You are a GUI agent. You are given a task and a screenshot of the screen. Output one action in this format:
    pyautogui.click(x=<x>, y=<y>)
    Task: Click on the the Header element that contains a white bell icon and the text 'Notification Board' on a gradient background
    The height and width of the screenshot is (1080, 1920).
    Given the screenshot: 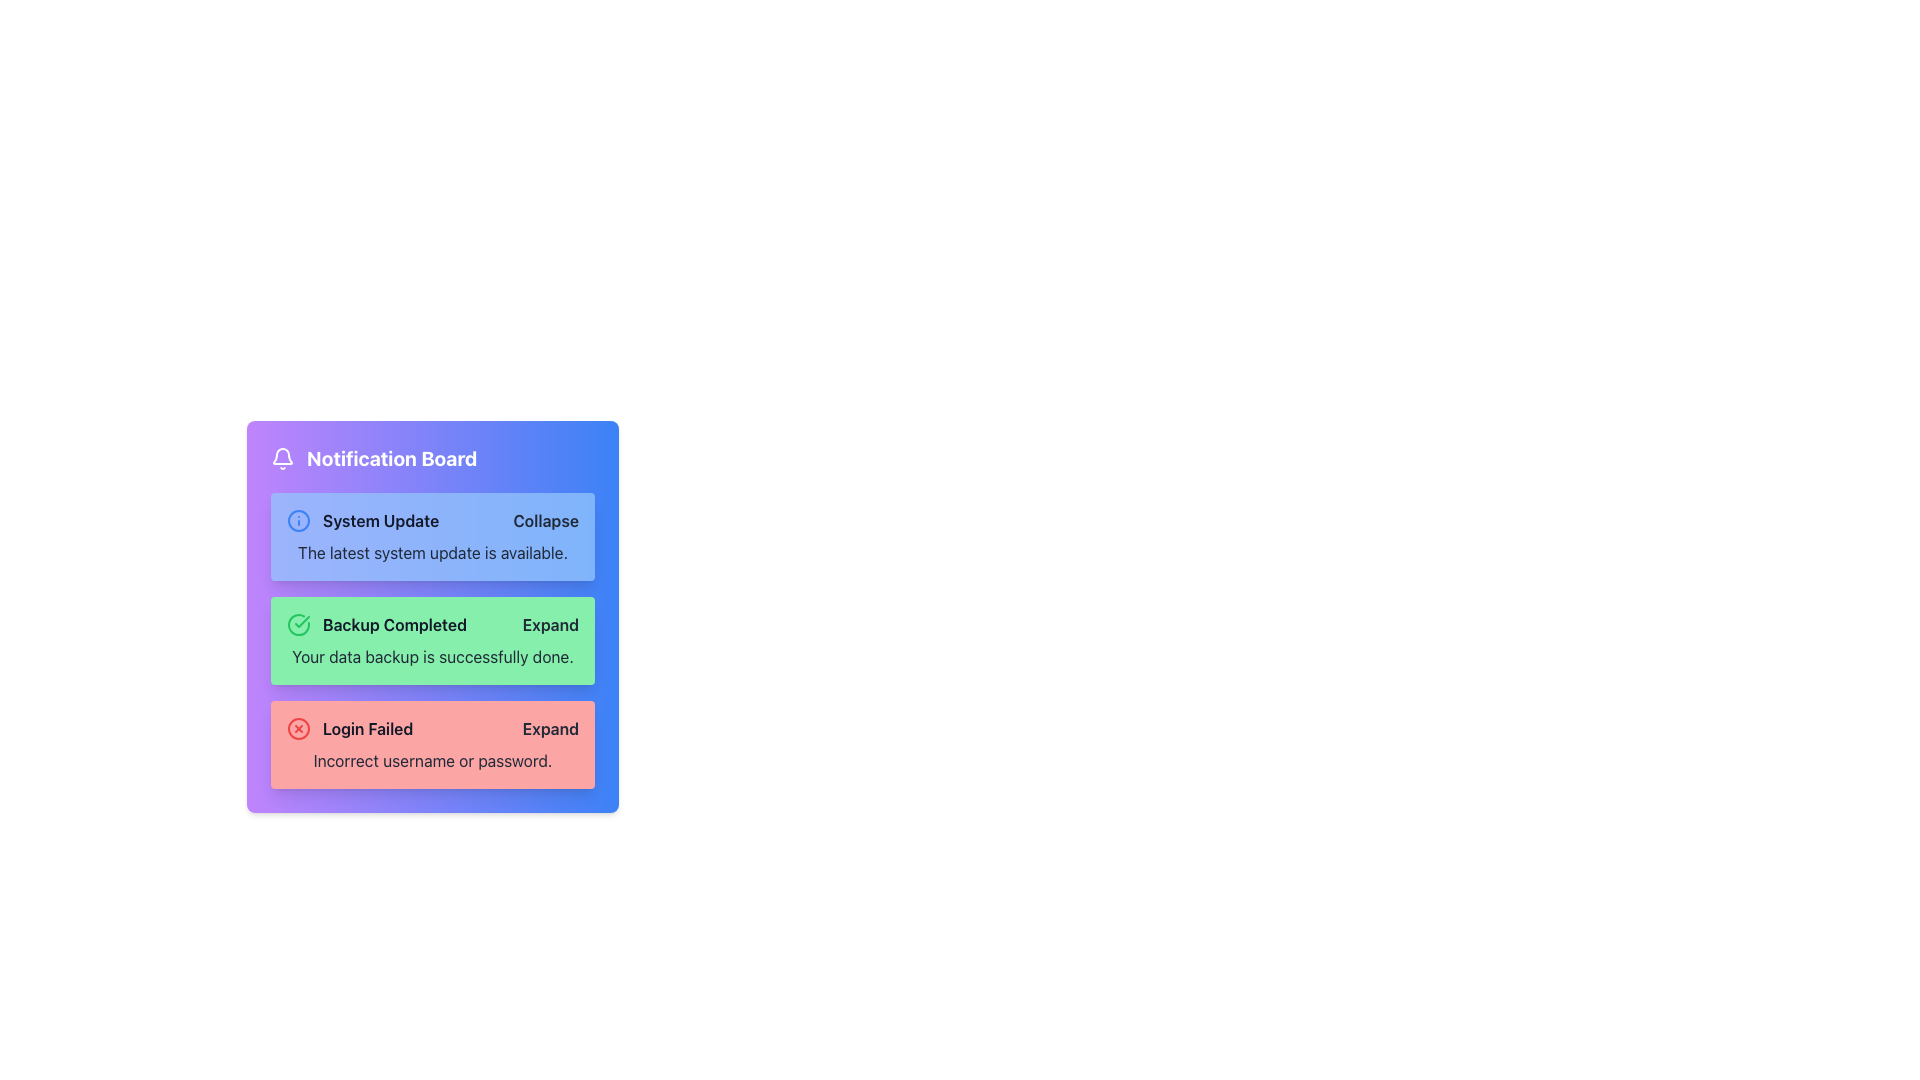 What is the action you would take?
    pyautogui.click(x=431, y=459)
    